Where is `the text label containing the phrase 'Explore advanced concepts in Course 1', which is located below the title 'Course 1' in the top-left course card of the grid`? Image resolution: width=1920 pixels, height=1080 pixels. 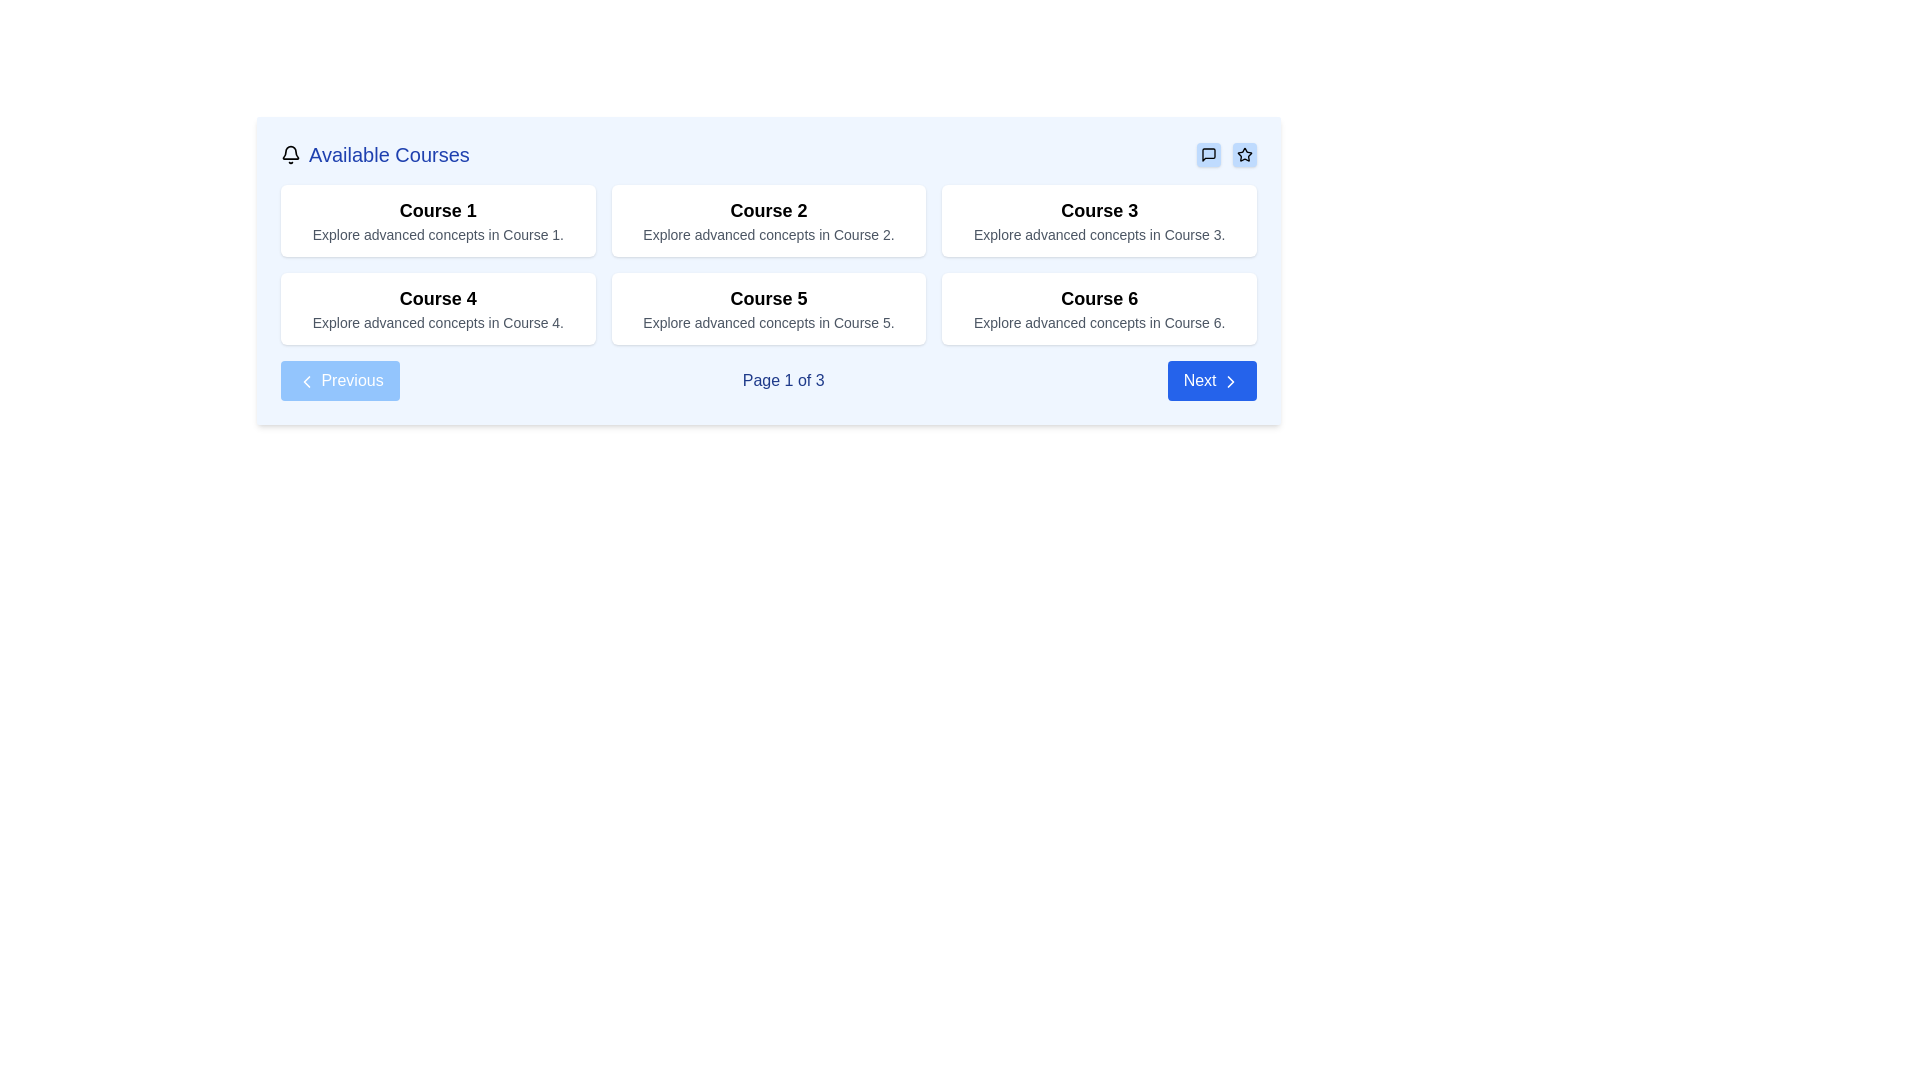
the text label containing the phrase 'Explore advanced concepts in Course 1', which is located below the title 'Course 1' in the top-left course card of the grid is located at coordinates (437, 234).